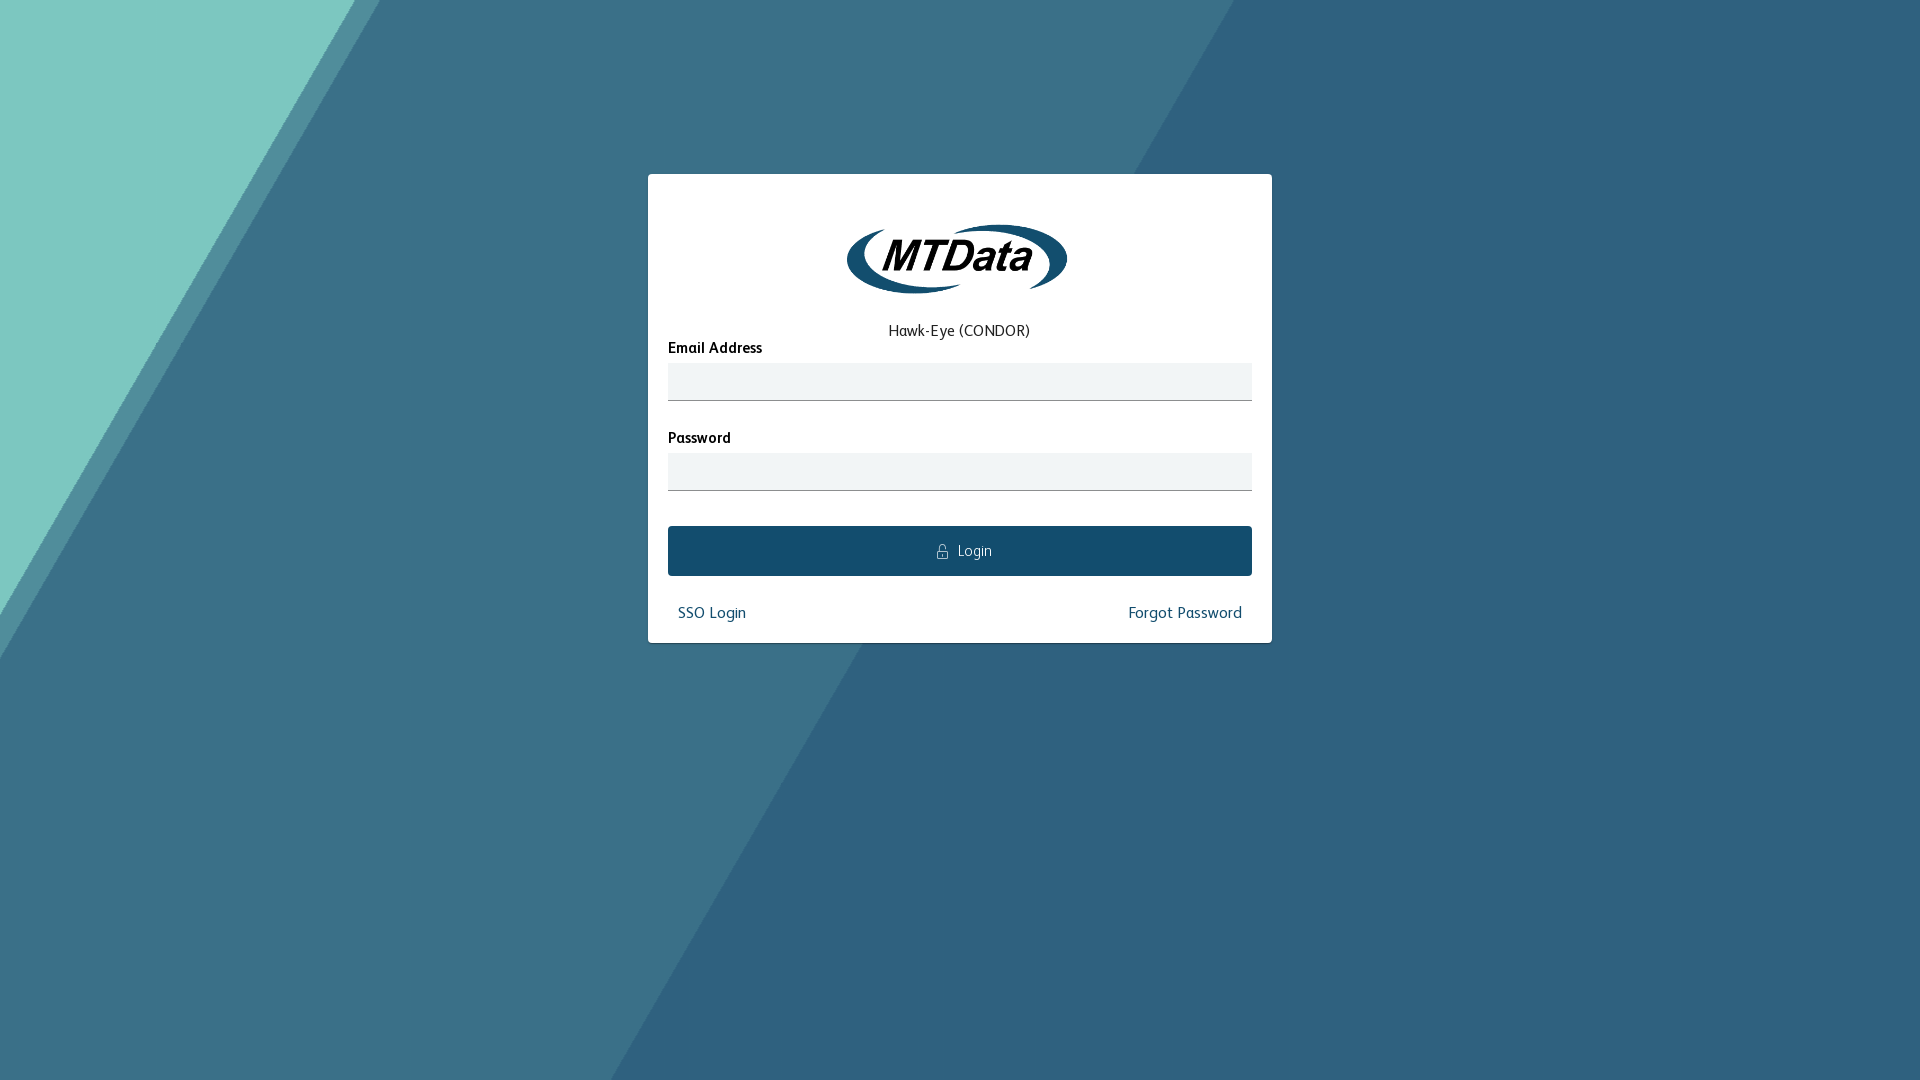  Describe the element at coordinates (1185, 612) in the screenshot. I see `'Forgot Password'` at that location.